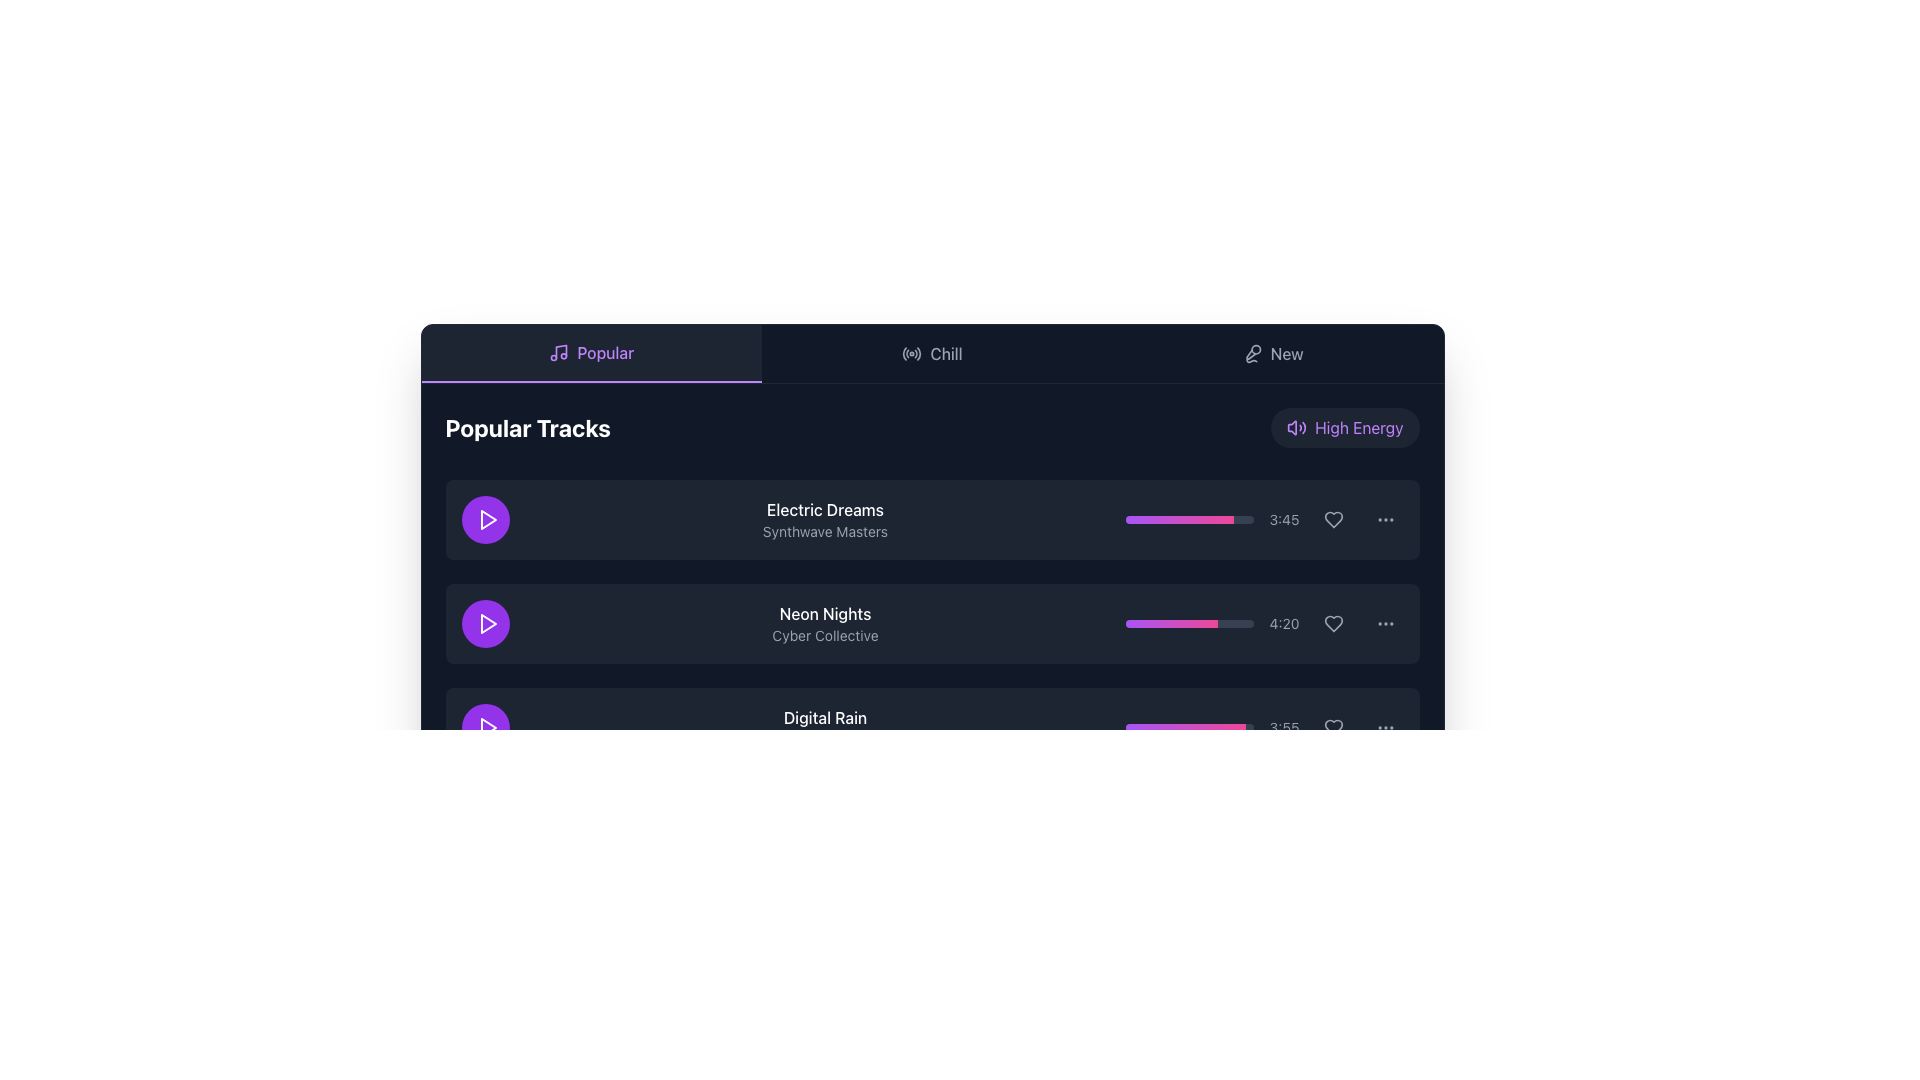 The height and width of the screenshot is (1080, 1920). What do you see at coordinates (1177, 623) in the screenshot?
I see `progress` at bounding box center [1177, 623].